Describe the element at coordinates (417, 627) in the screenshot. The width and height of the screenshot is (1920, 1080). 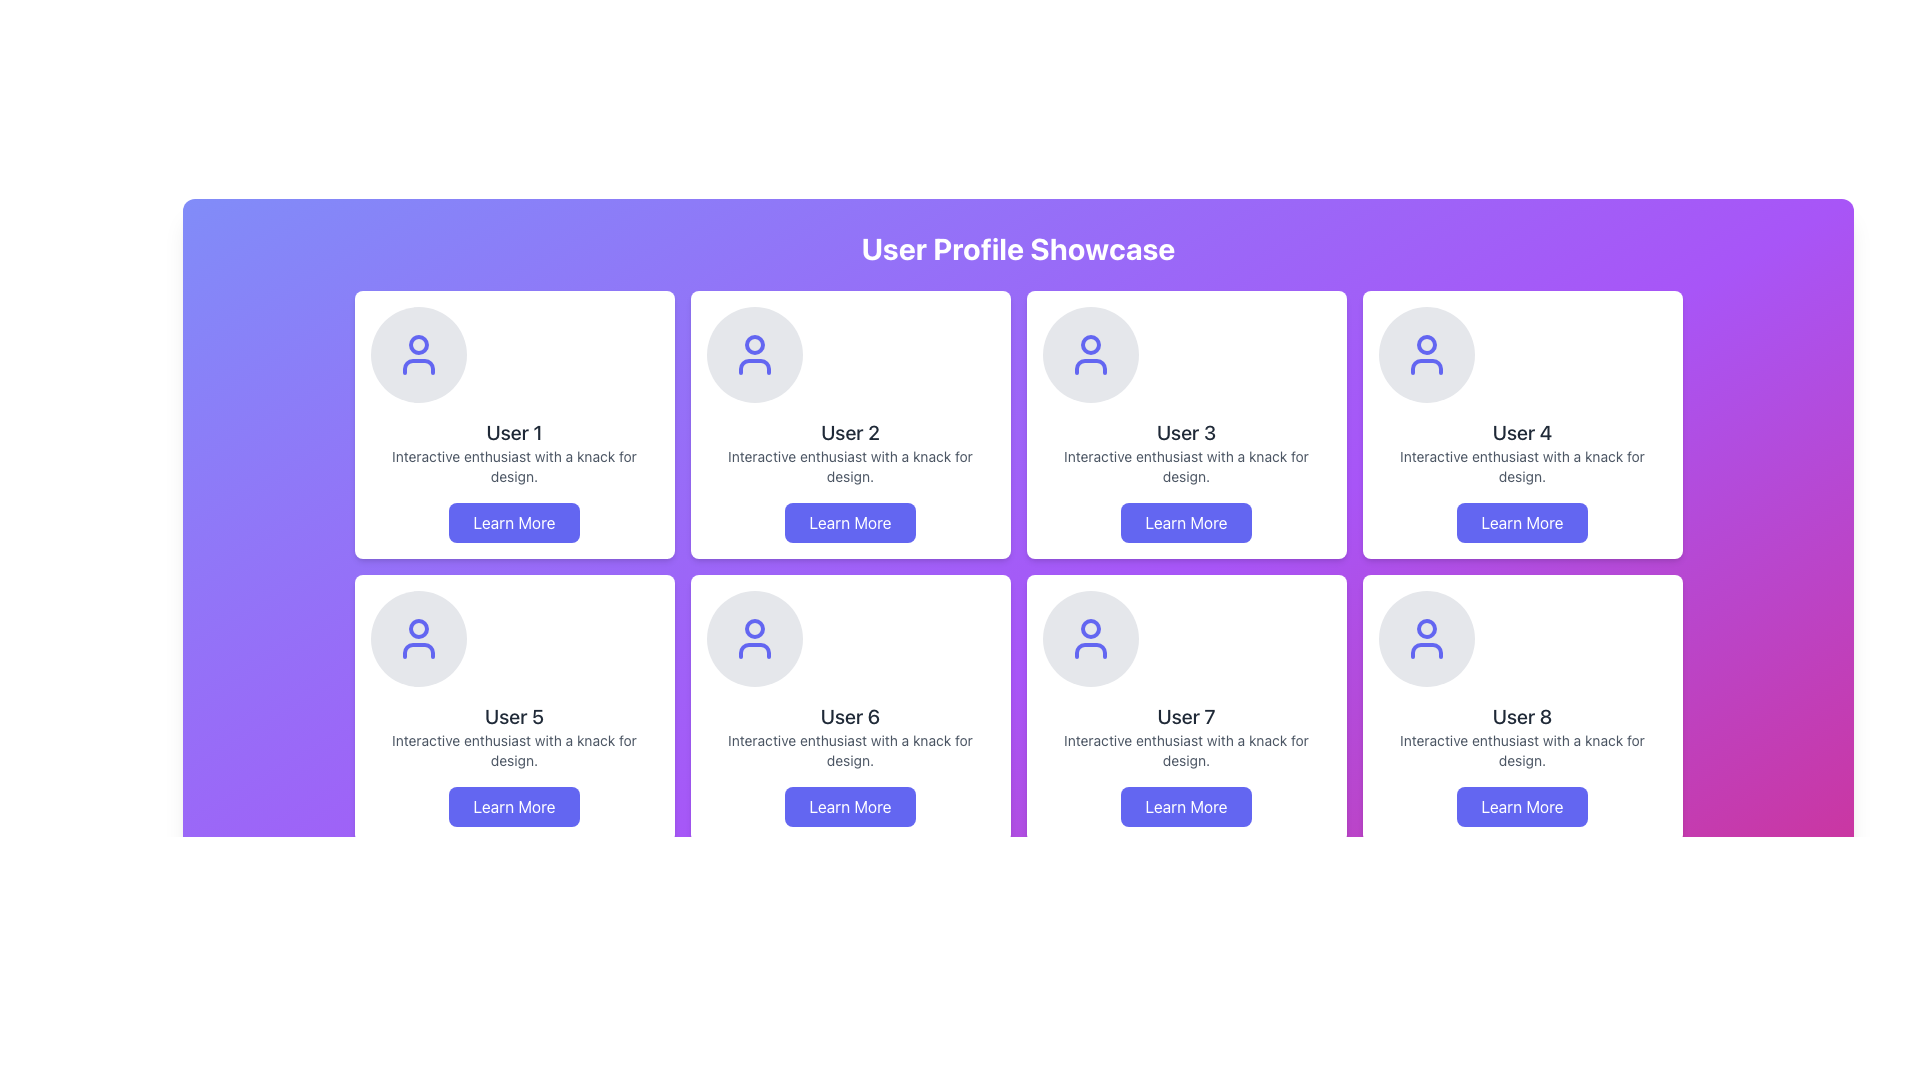
I see `the SVG circle representing the head in the user avatar of 'User 5' located in the second row of the grid` at that location.